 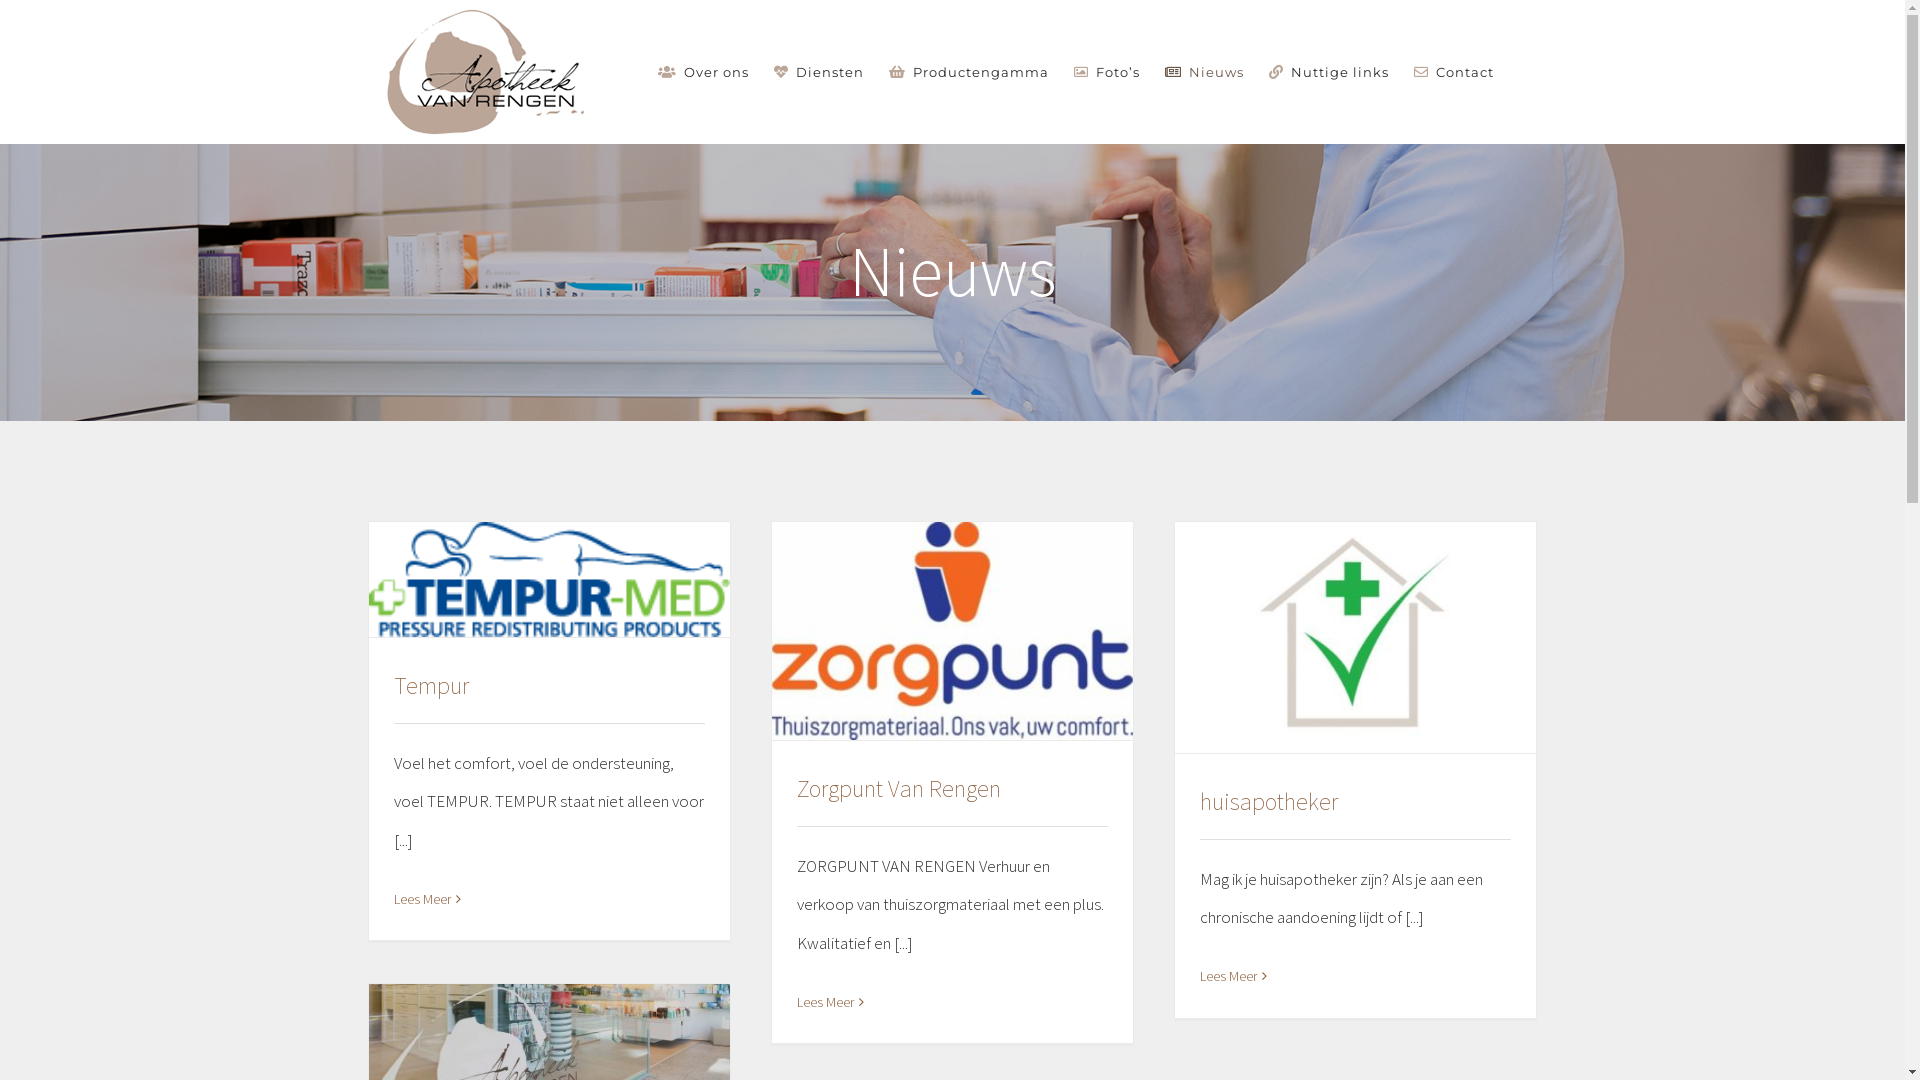 What do you see at coordinates (824, 1002) in the screenshot?
I see `'Lees Meer'` at bounding box center [824, 1002].